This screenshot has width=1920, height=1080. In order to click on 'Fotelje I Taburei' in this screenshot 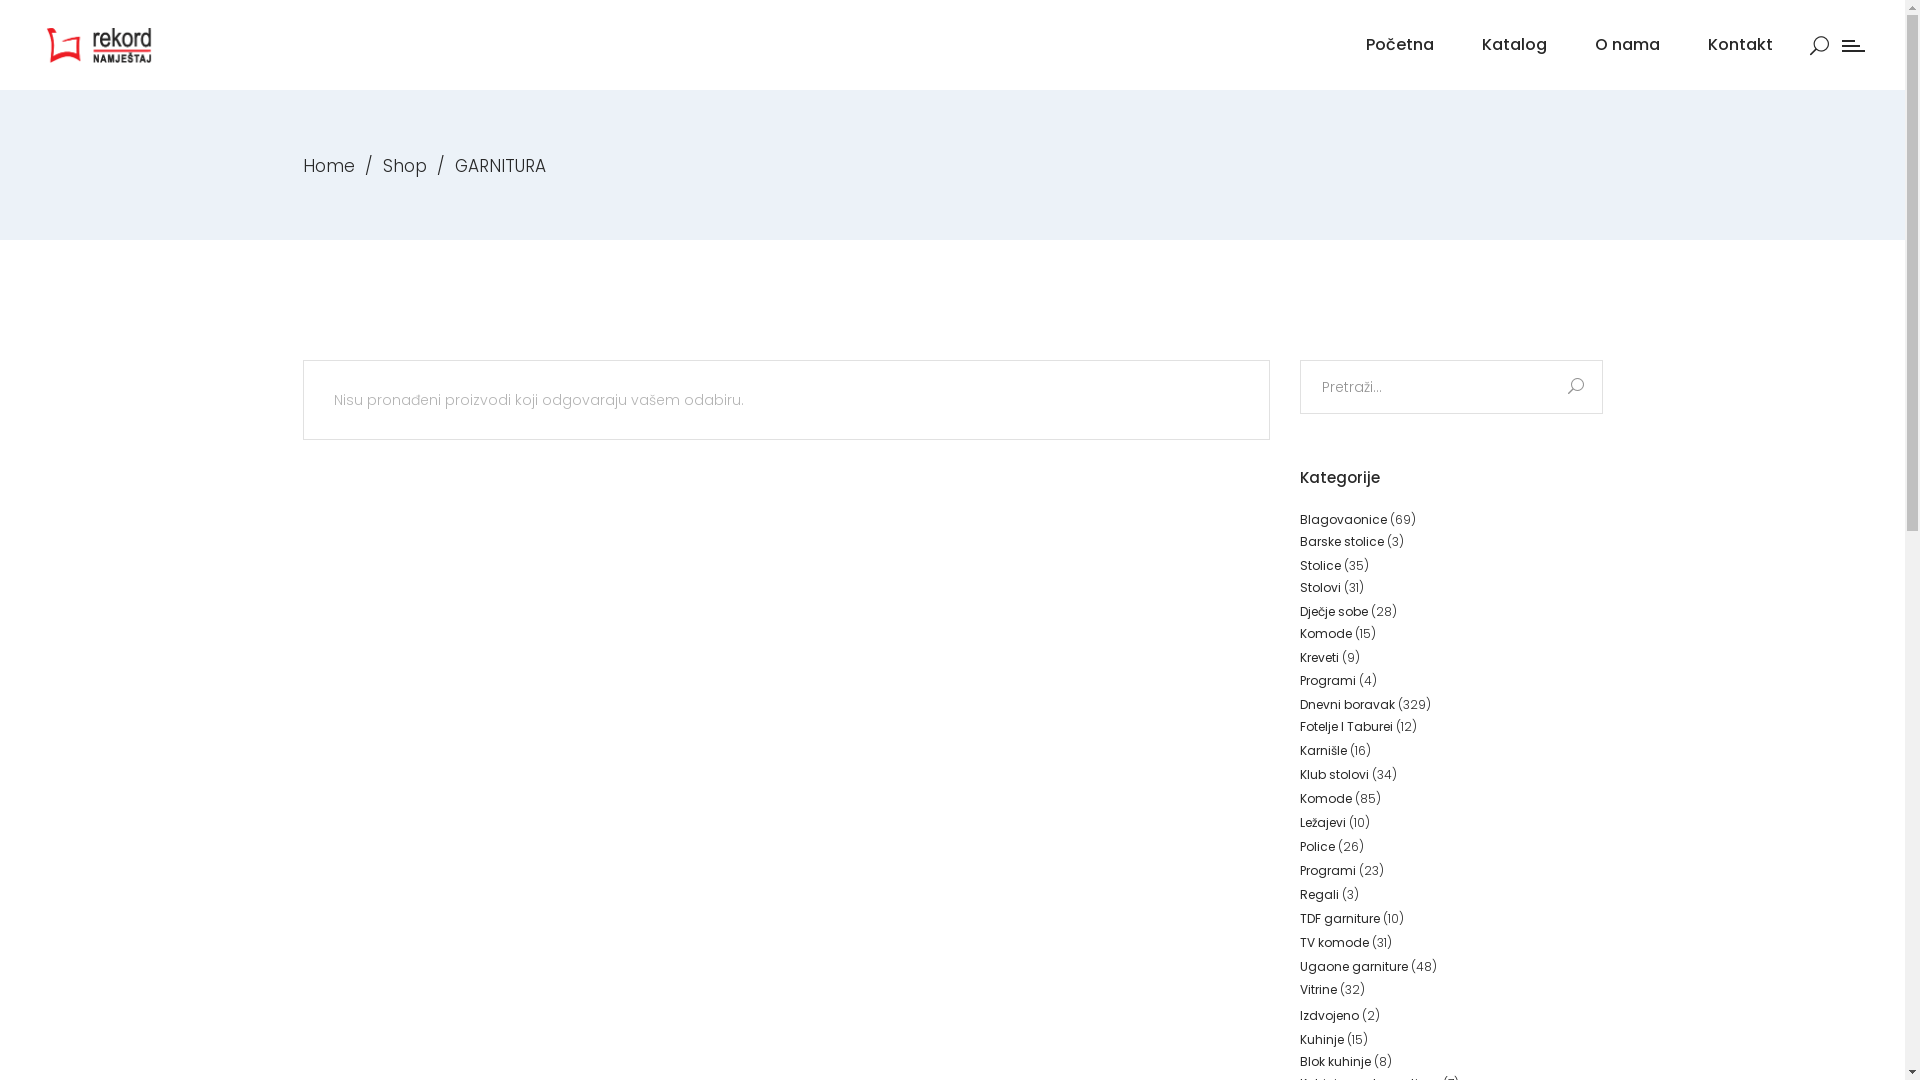, I will do `click(1346, 726)`.